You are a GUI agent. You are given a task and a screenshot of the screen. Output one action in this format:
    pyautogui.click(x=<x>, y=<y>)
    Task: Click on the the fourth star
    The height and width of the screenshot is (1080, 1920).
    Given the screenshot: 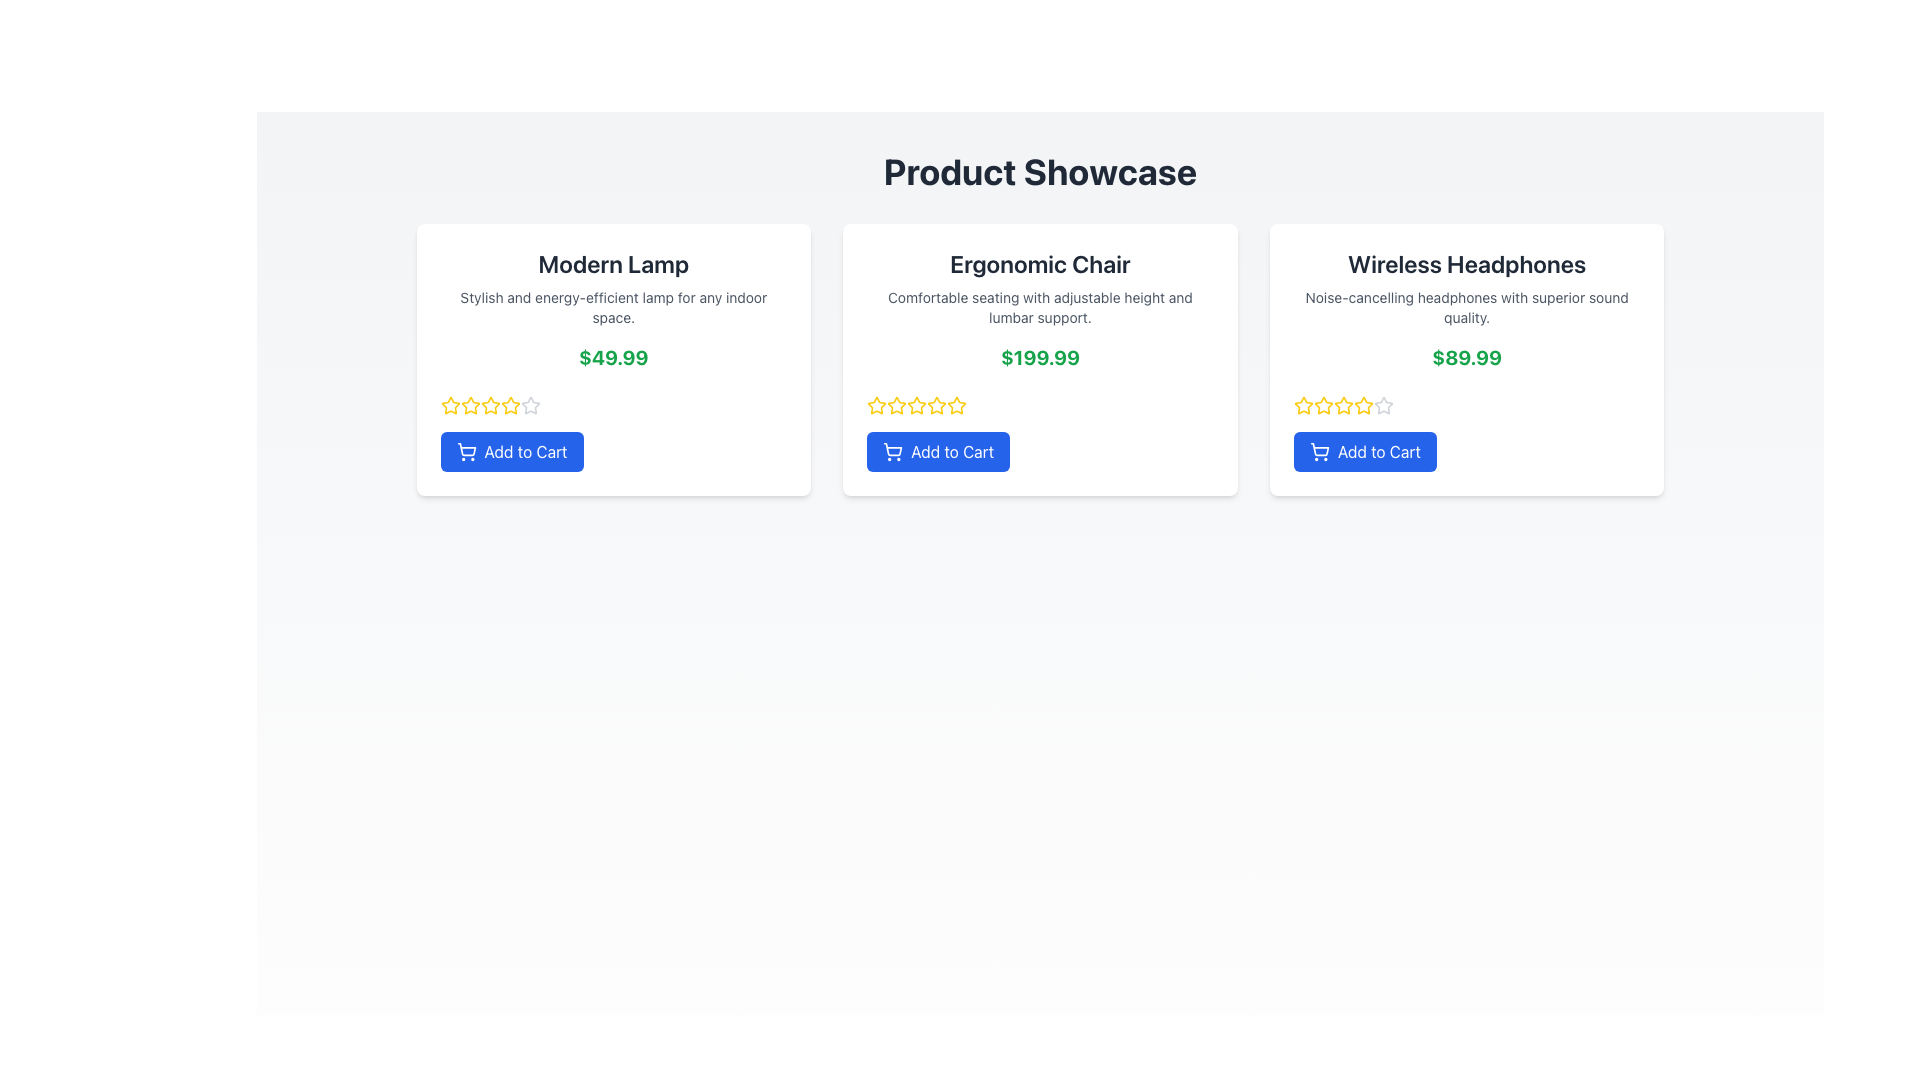 What is the action you would take?
    pyautogui.click(x=490, y=405)
    